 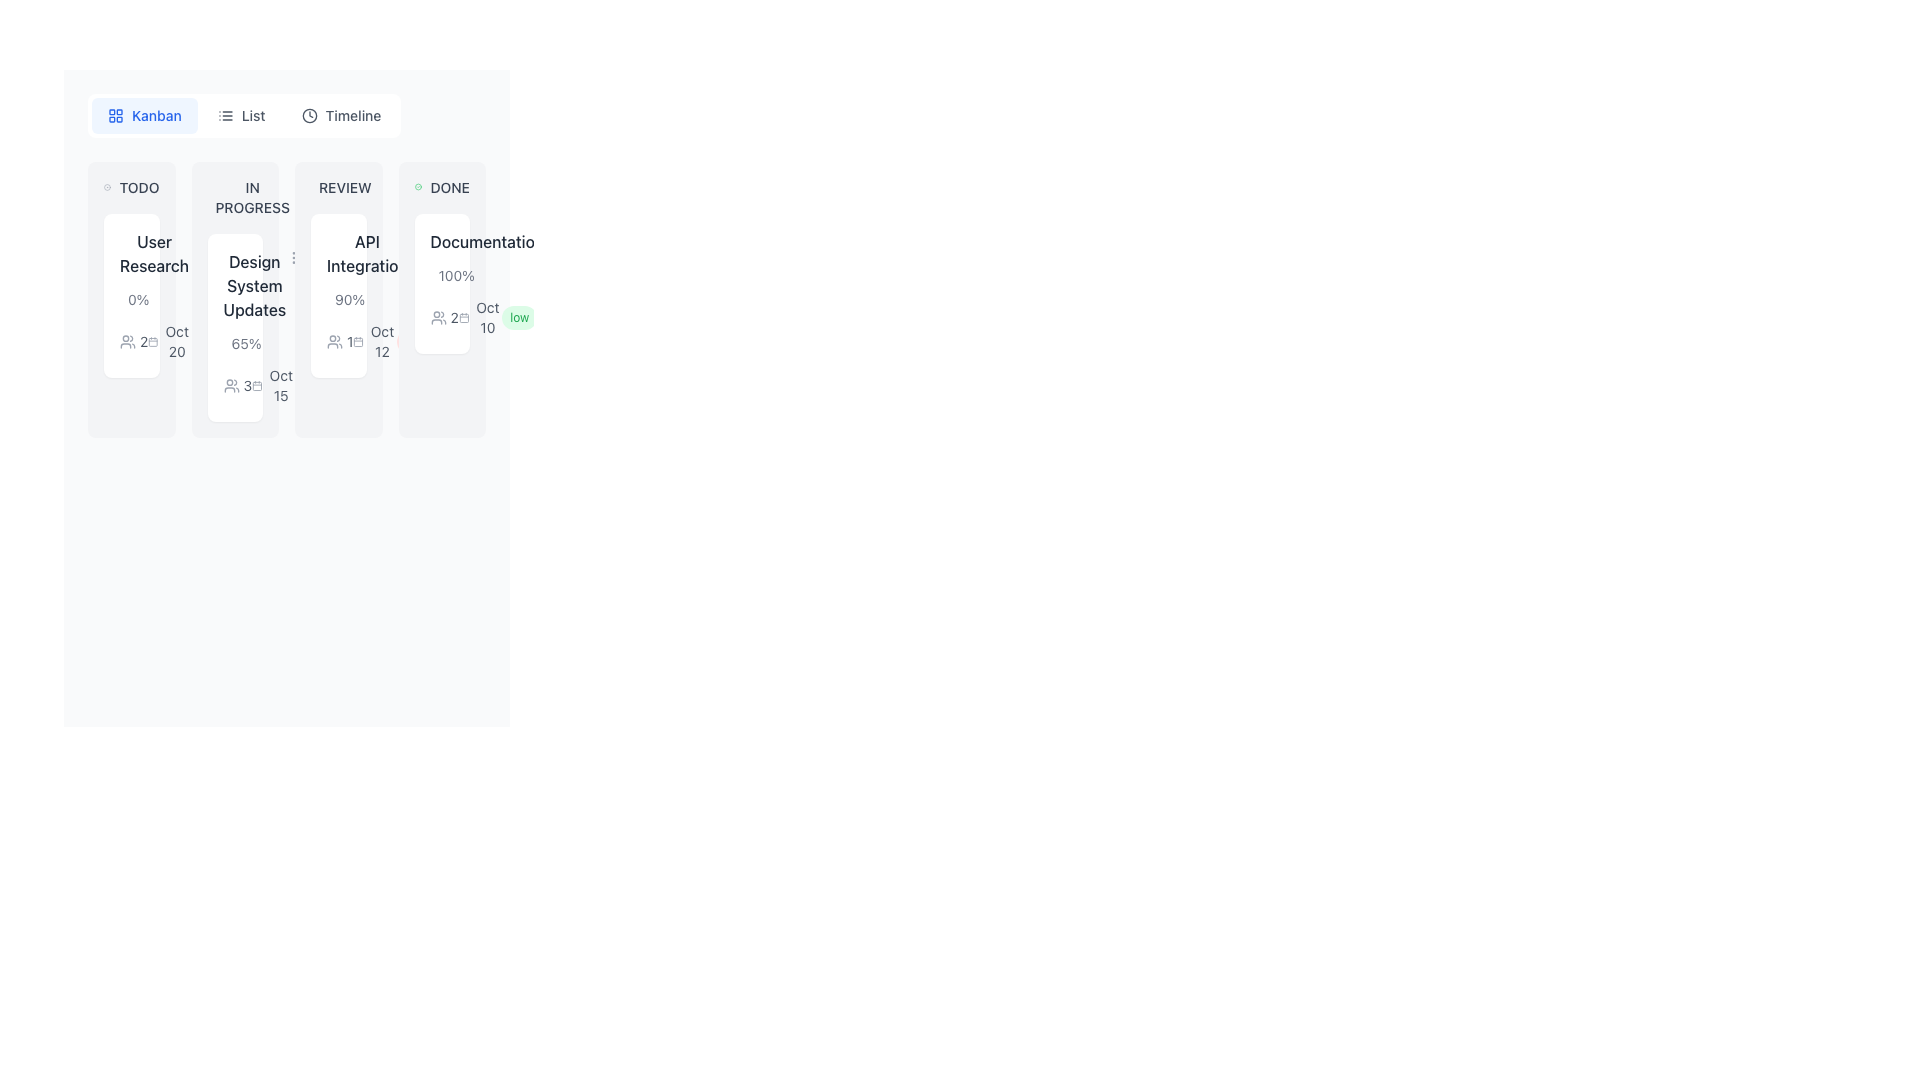 What do you see at coordinates (280, 385) in the screenshot?
I see `the static text 'Oct 15' styled in gray color, located under the task card titled 'Design System Updates' in the Kanban board interface, positioned below the percentage completion text '65%' and alongside a gray calendar icon` at bounding box center [280, 385].